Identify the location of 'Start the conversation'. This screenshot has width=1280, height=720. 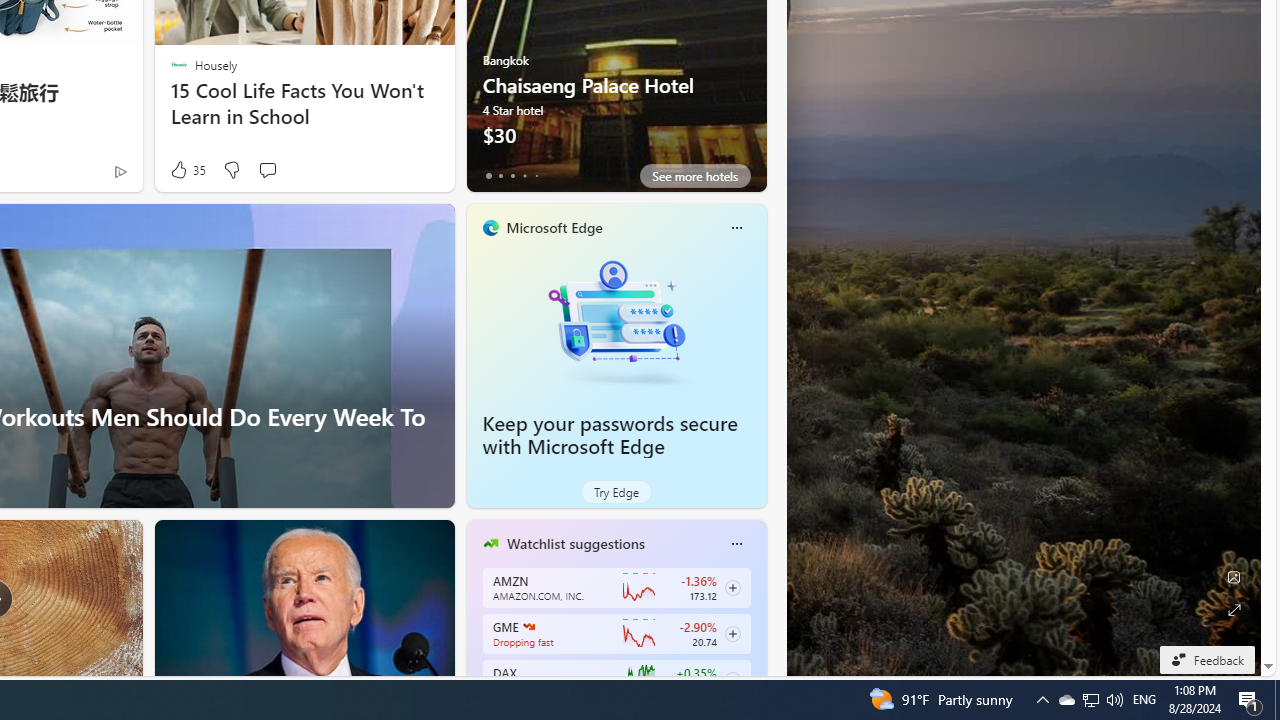
(266, 169).